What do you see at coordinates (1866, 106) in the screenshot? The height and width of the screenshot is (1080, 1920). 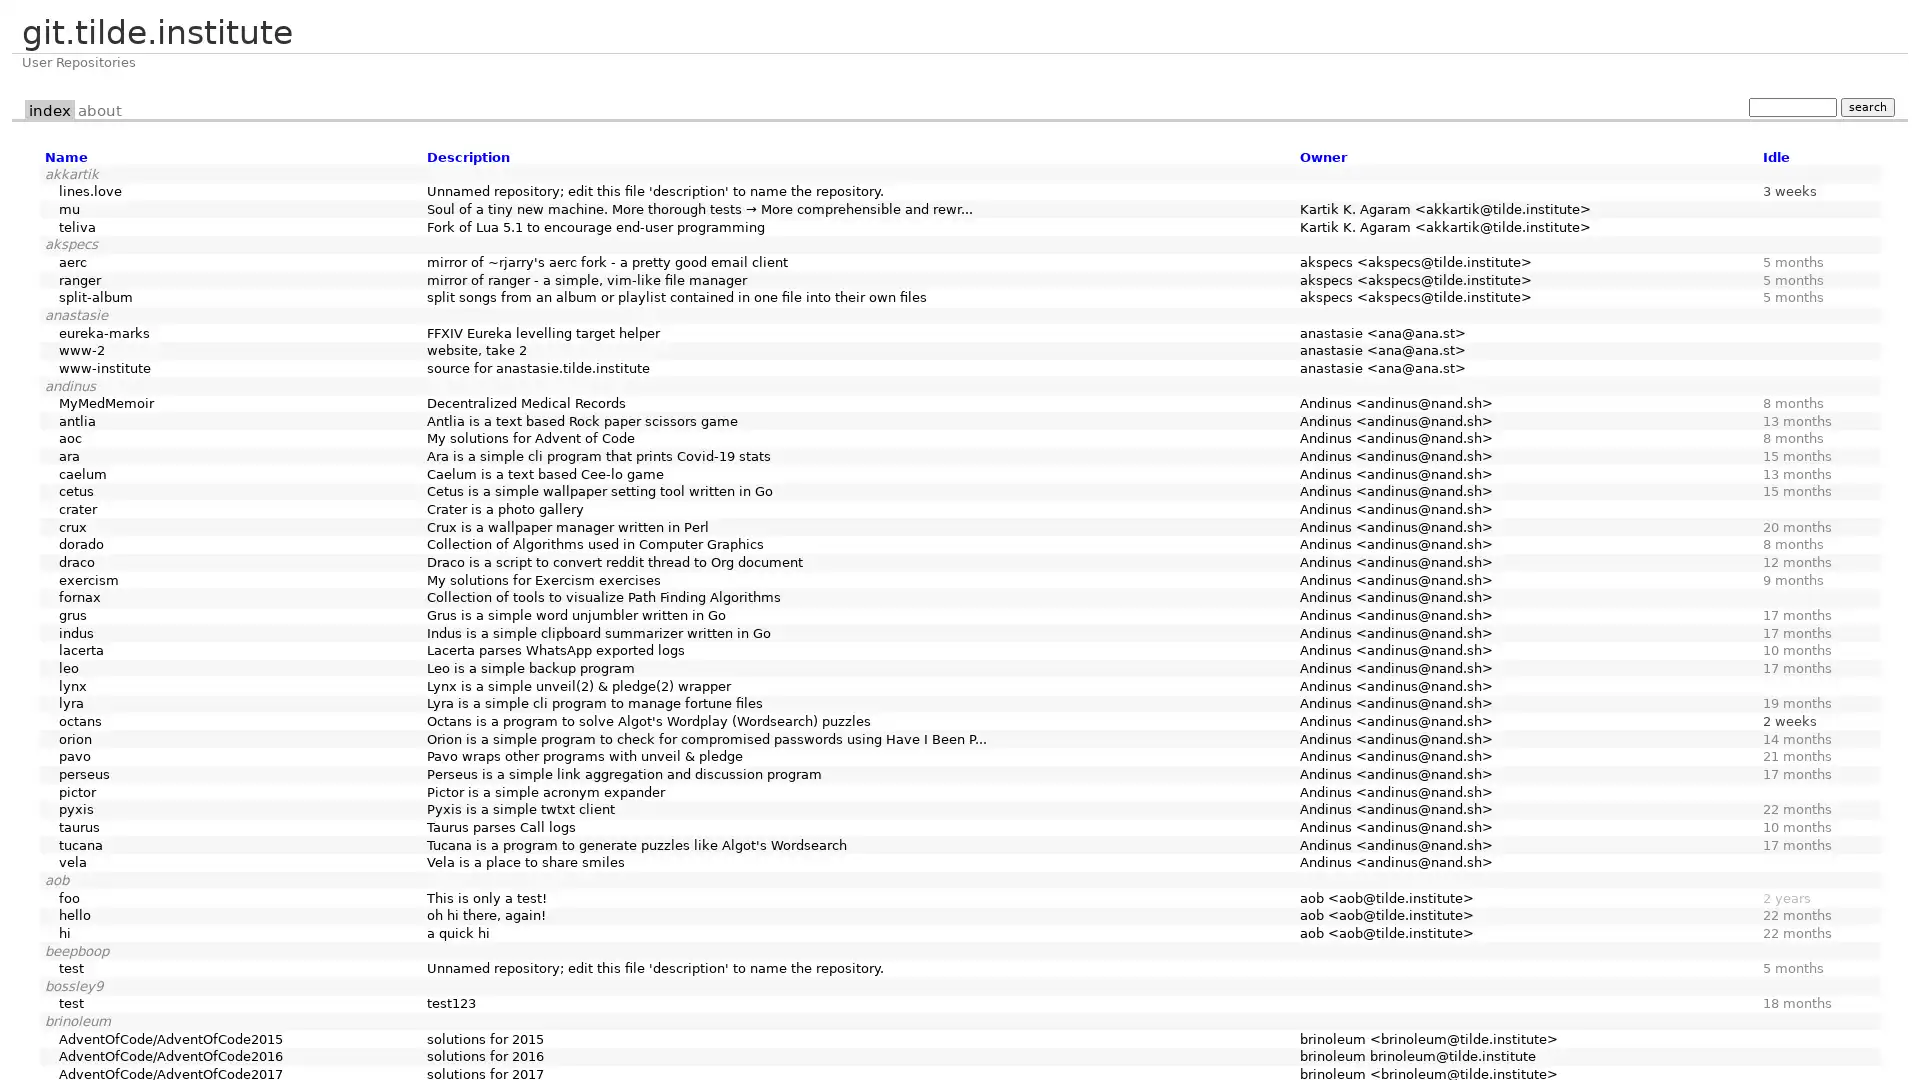 I see `search` at bounding box center [1866, 106].